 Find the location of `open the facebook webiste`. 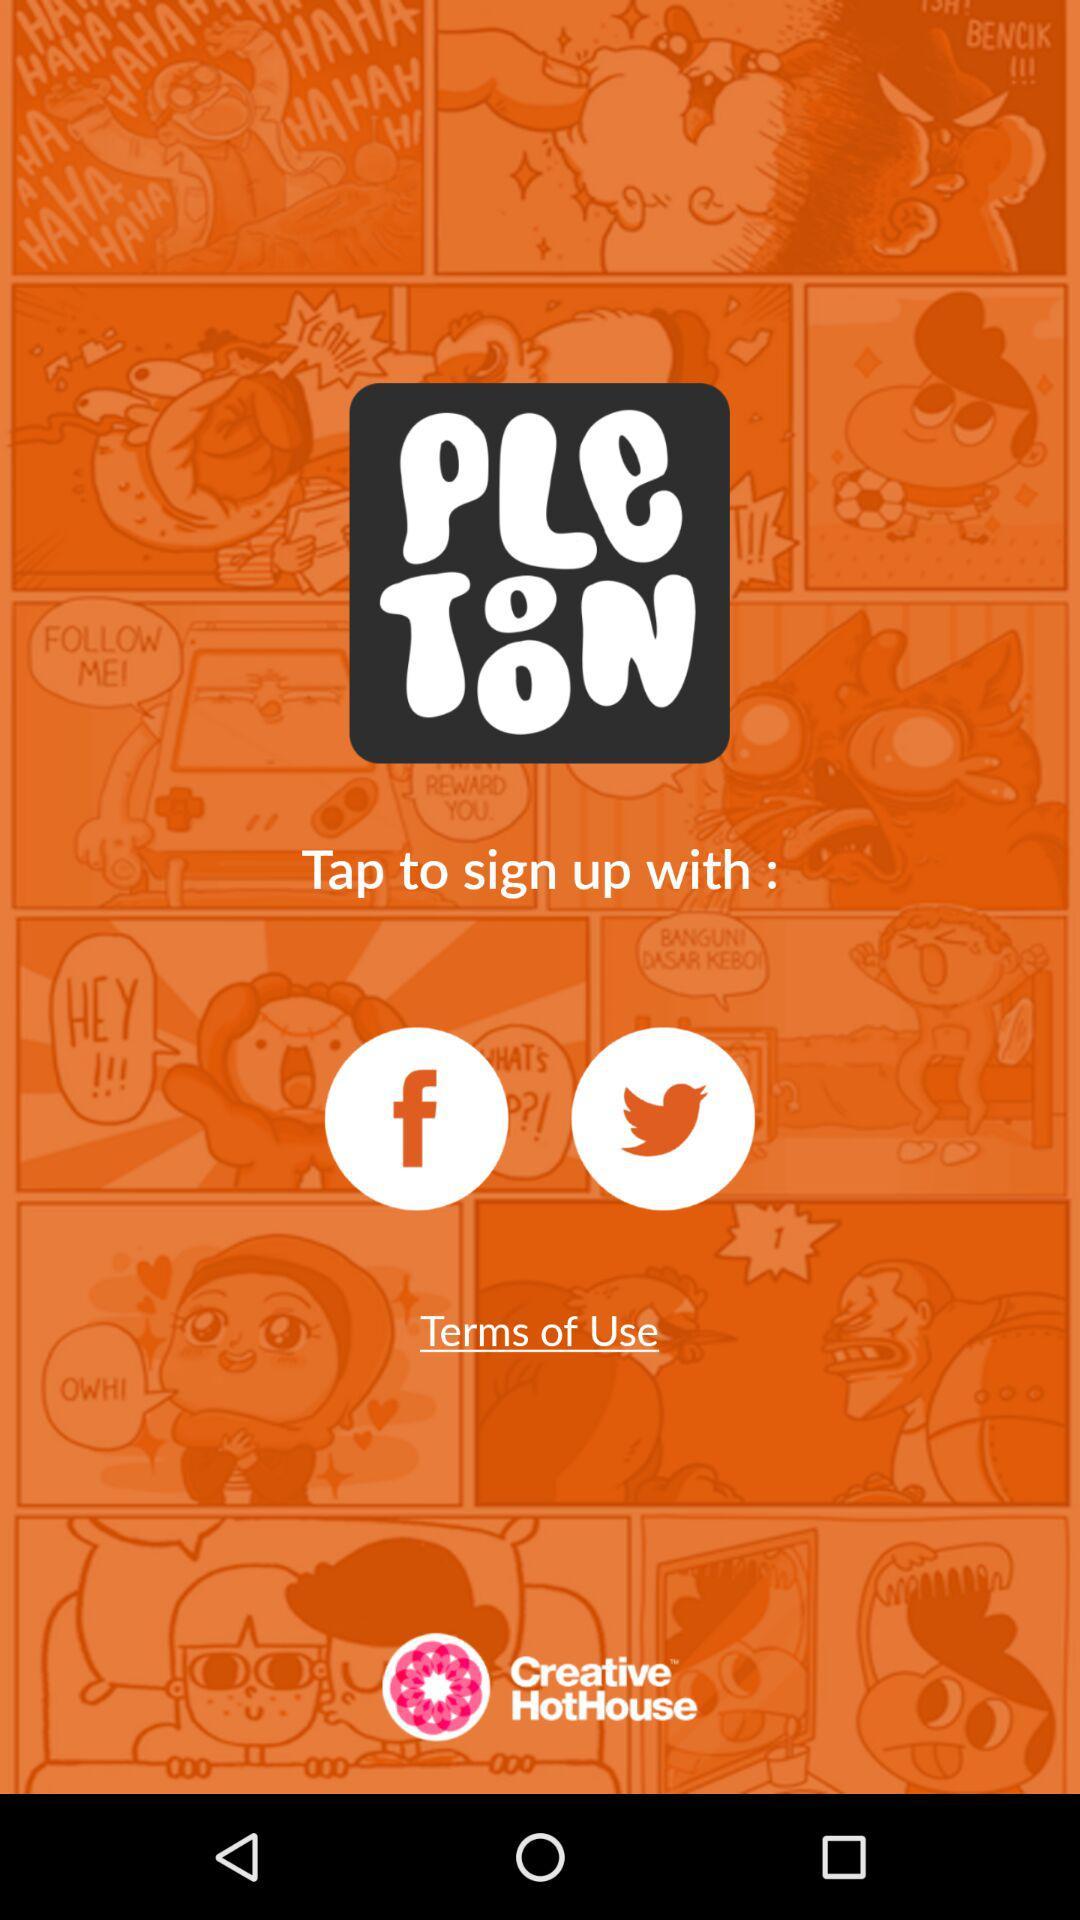

open the facebook webiste is located at coordinates (415, 1118).